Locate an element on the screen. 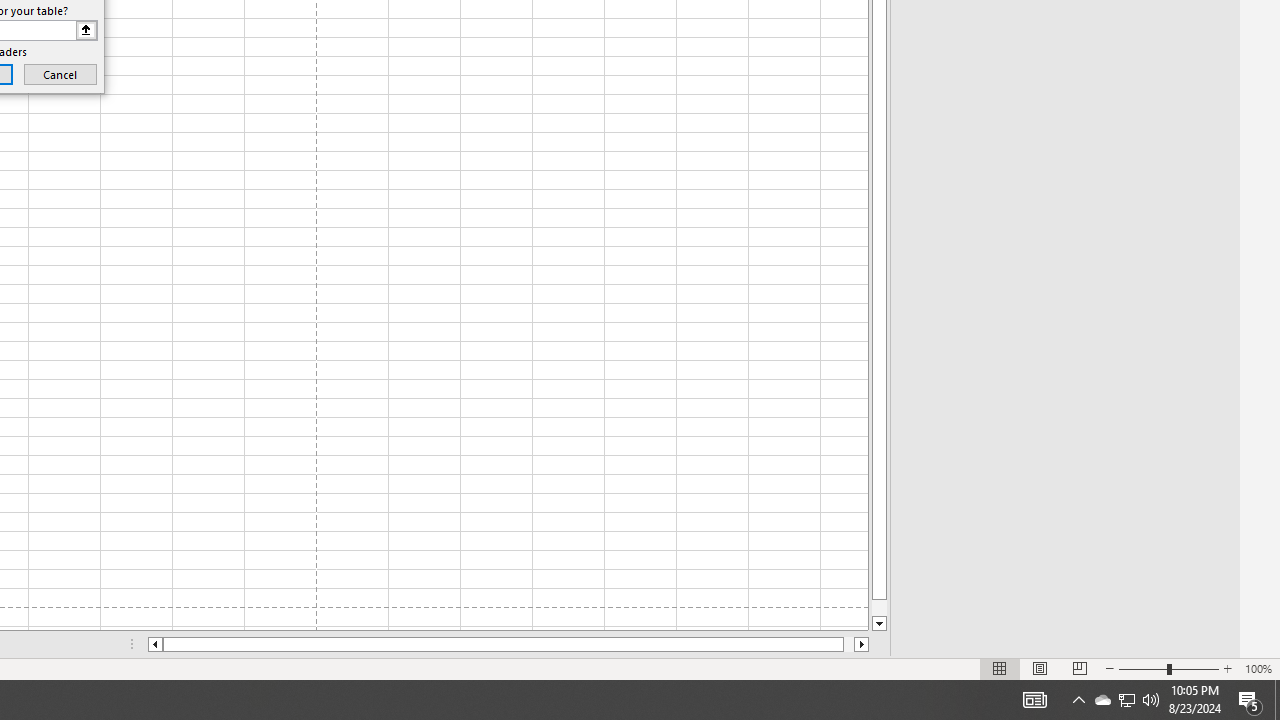 The width and height of the screenshot is (1280, 720). 'Column left' is located at coordinates (153, 644).